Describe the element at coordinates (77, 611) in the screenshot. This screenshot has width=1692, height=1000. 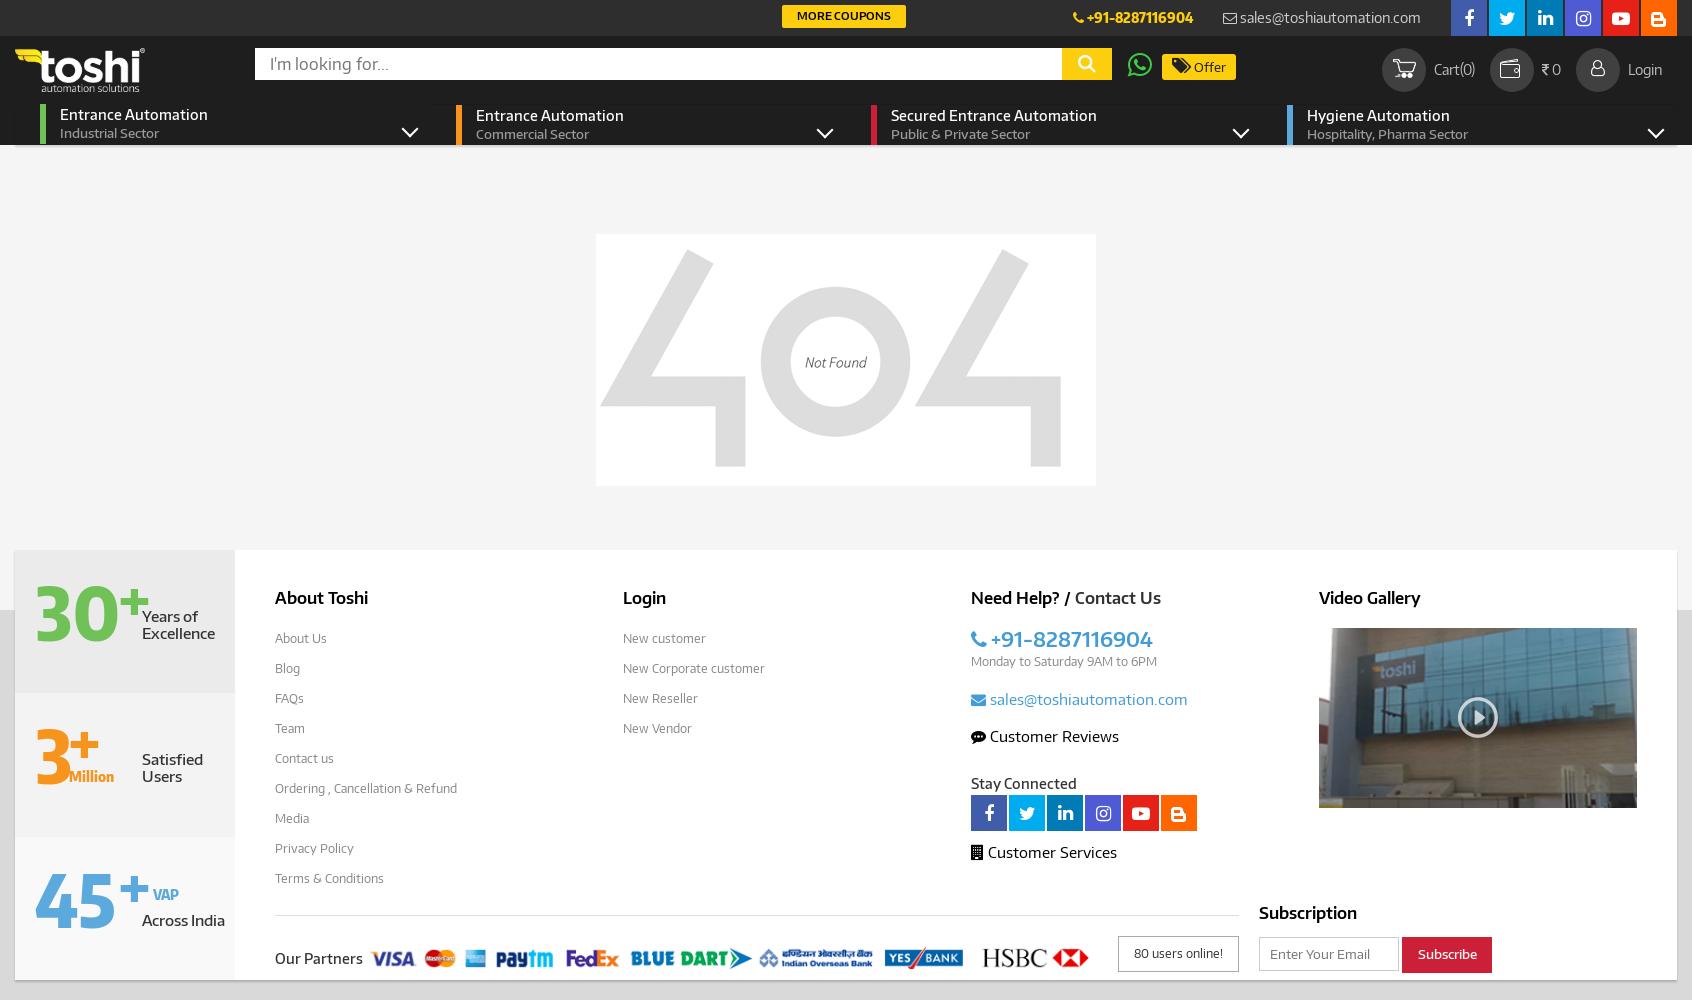
I see `'30'` at that location.